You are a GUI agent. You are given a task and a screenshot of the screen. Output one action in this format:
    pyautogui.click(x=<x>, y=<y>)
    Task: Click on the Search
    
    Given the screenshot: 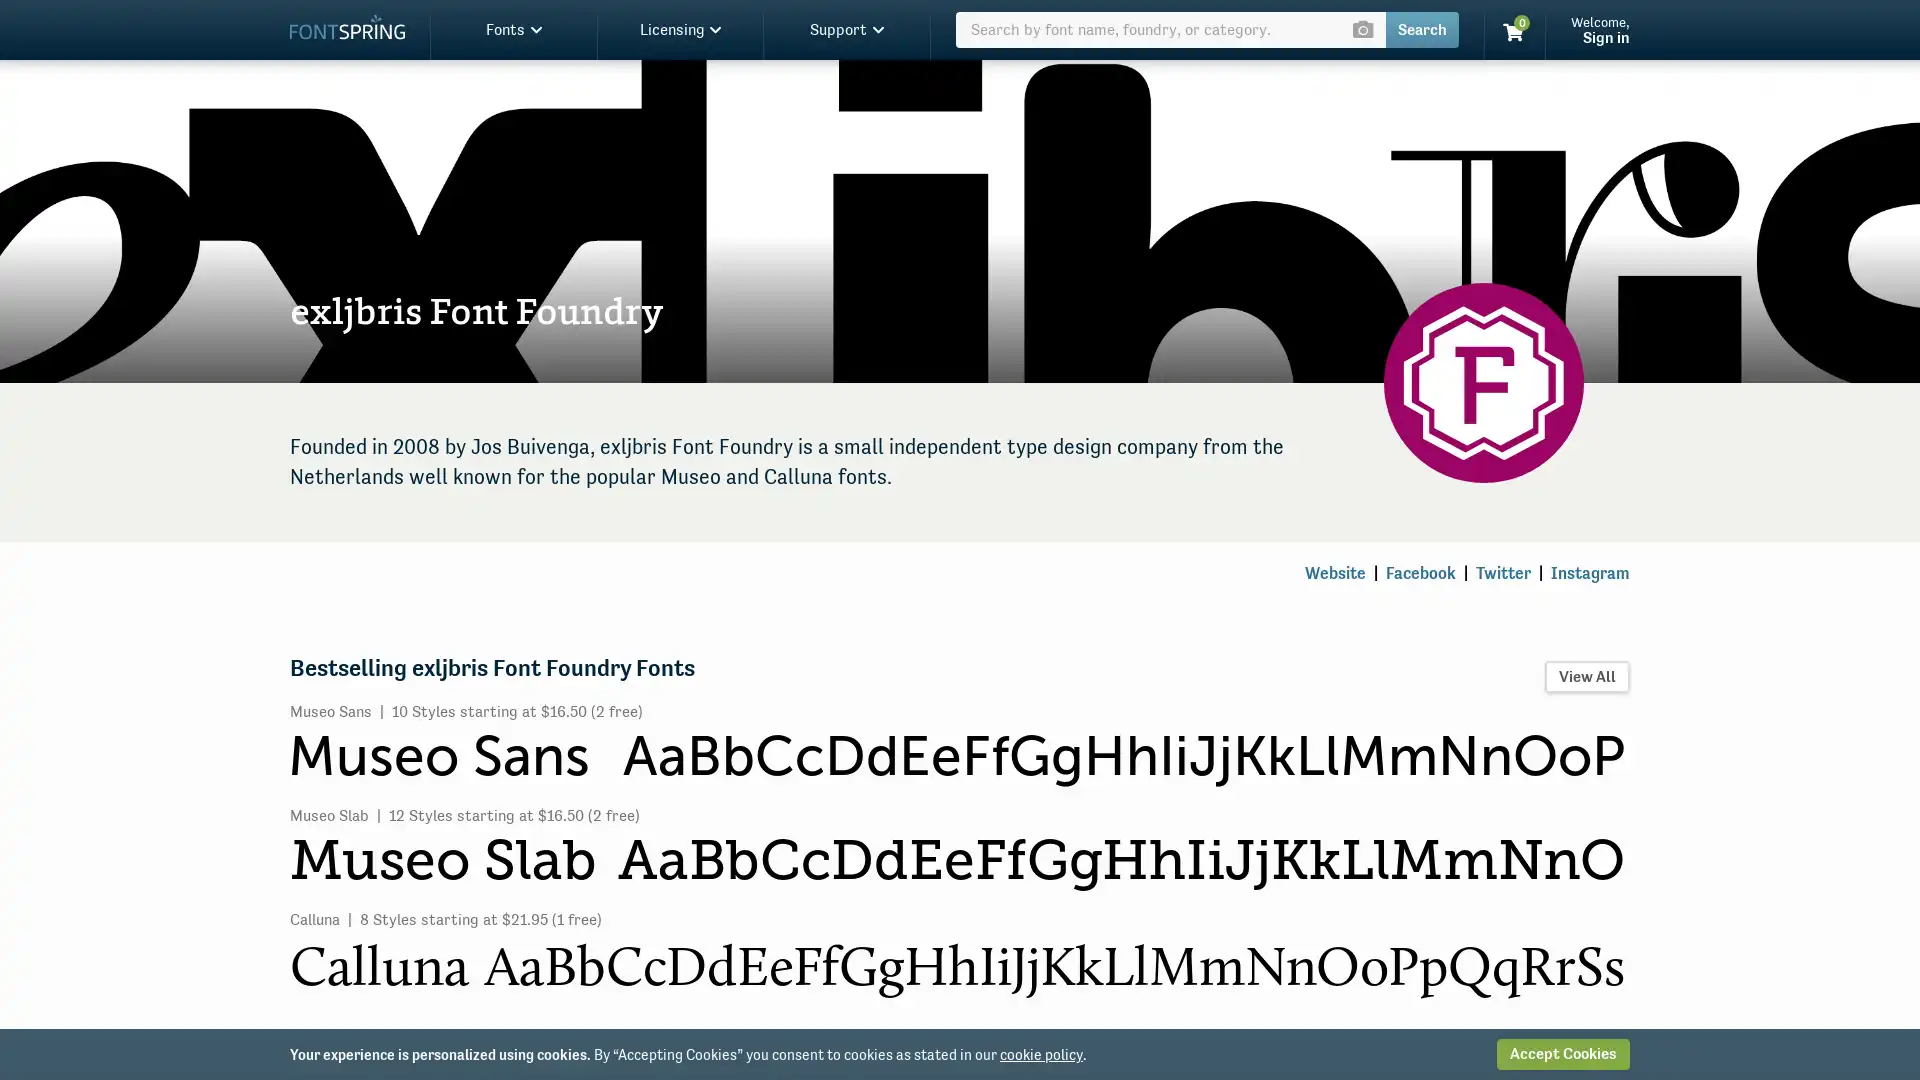 What is the action you would take?
    pyautogui.click(x=1421, y=30)
    